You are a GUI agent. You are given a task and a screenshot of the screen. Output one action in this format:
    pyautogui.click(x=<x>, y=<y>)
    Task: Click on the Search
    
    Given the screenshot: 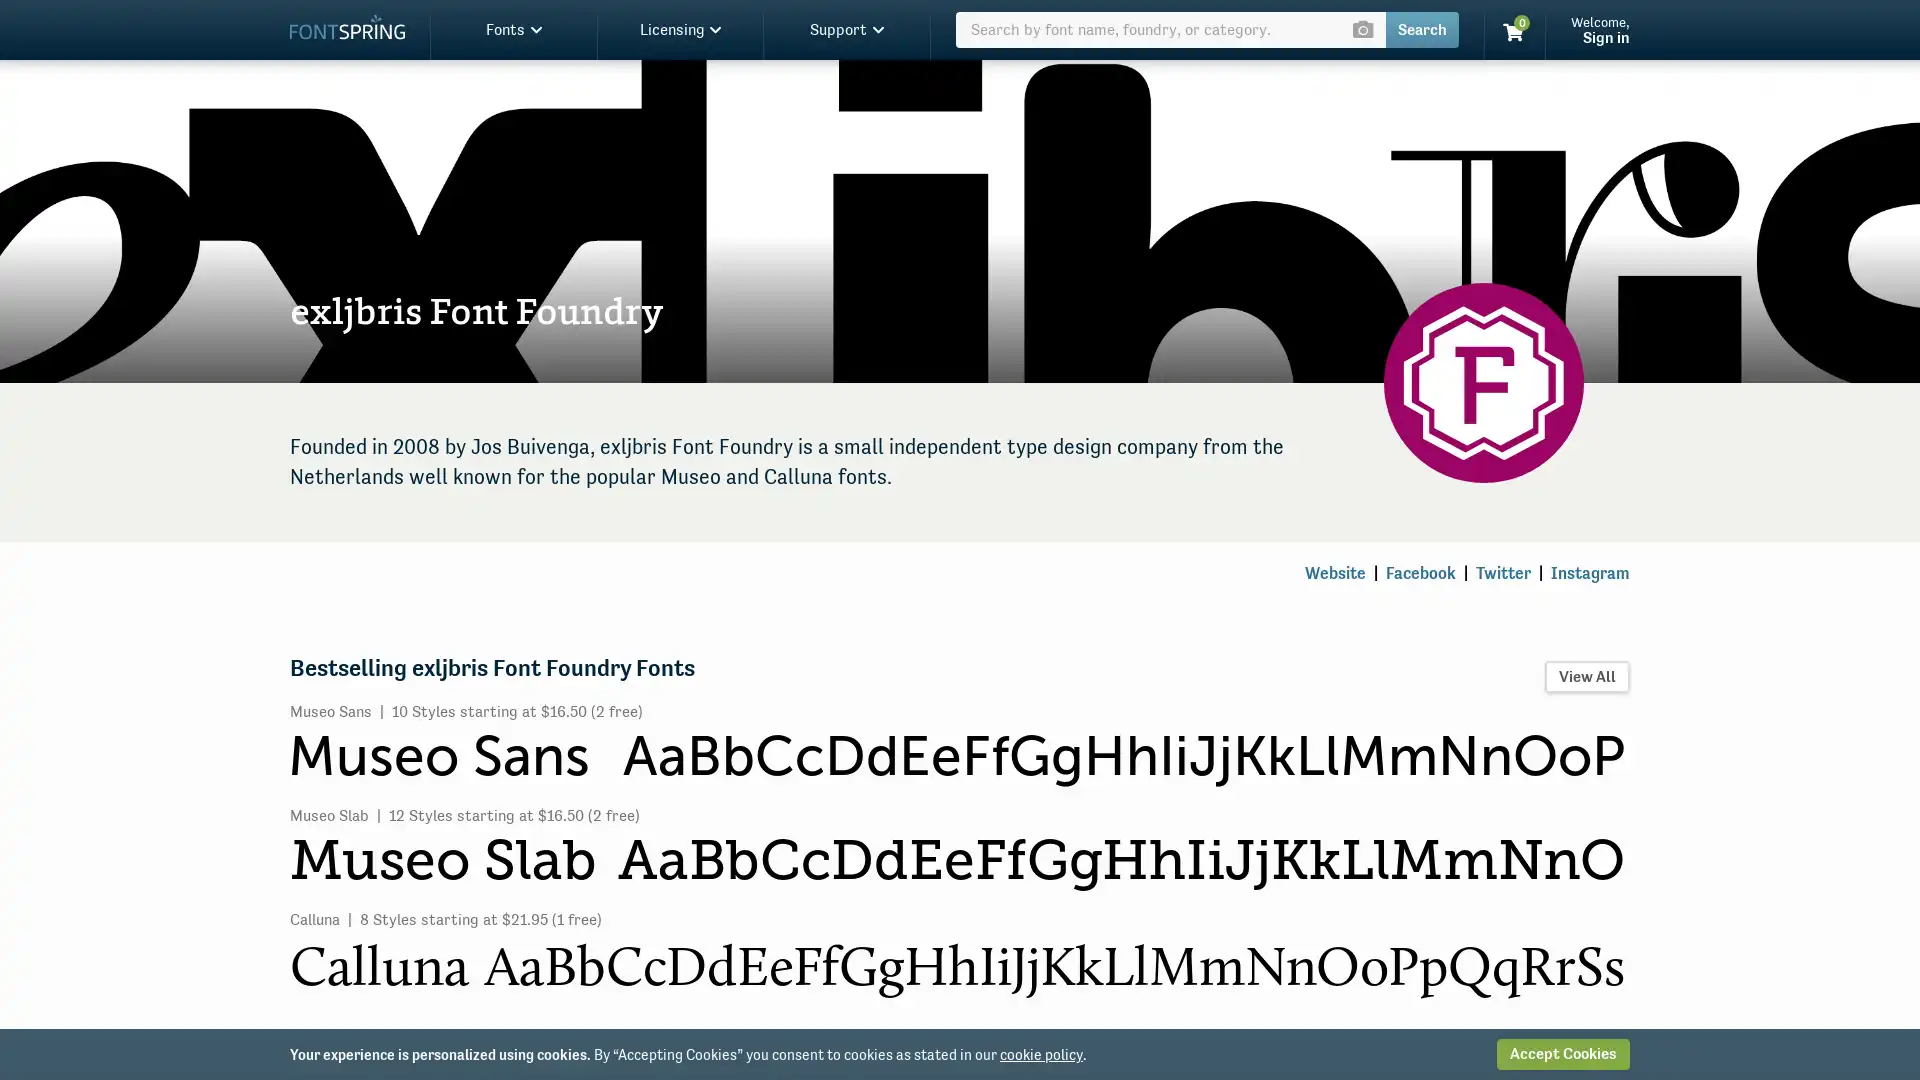 What is the action you would take?
    pyautogui.click(x=1421, y=30)
    